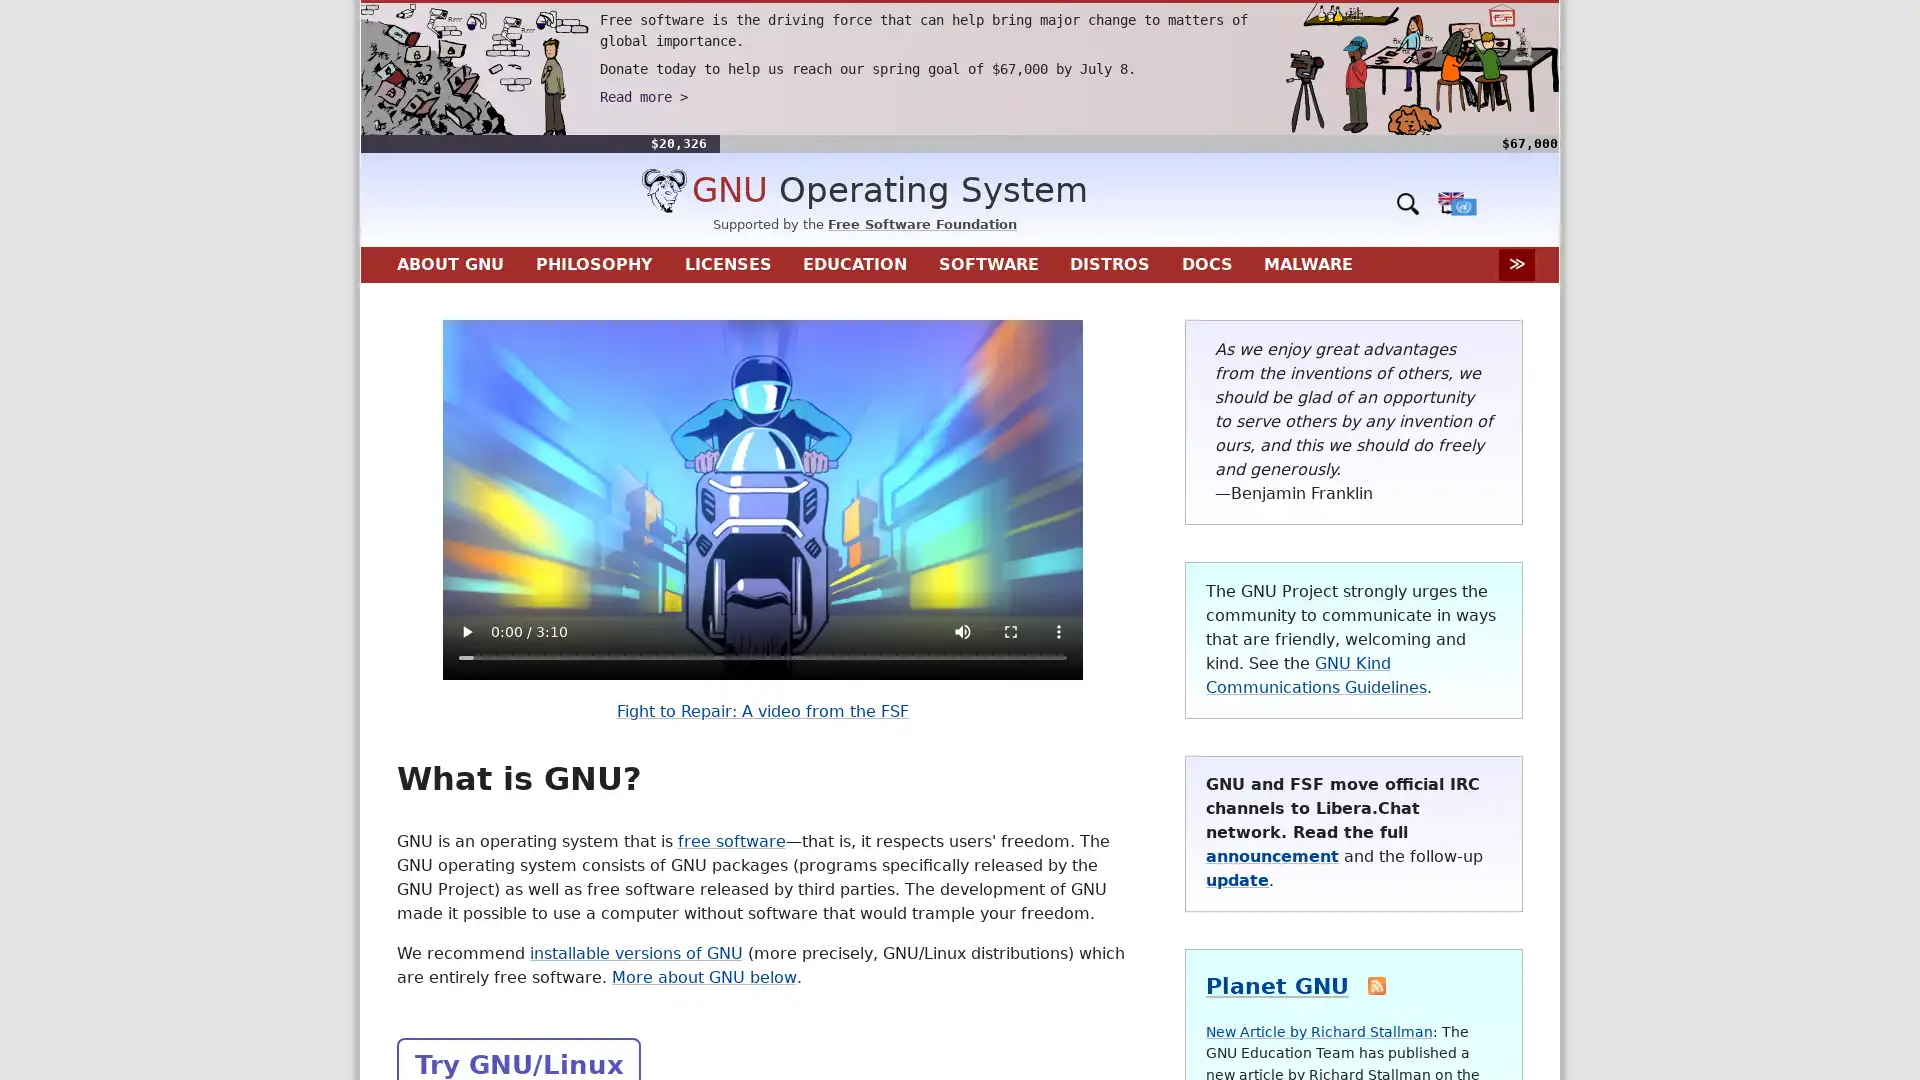 The image size is (1920, 1080). I want to click on enter full screen, so click(1009, 632).